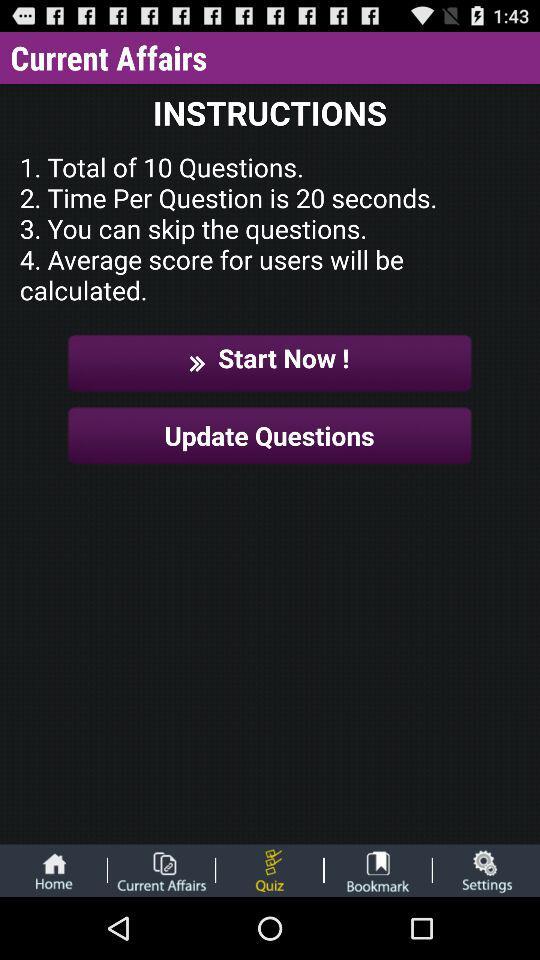 The image size is (540, 960). What do you see at coordinates (269, 869) in the screenshot?
I see `the button below update questions icon` at bounding box center [269, 869].